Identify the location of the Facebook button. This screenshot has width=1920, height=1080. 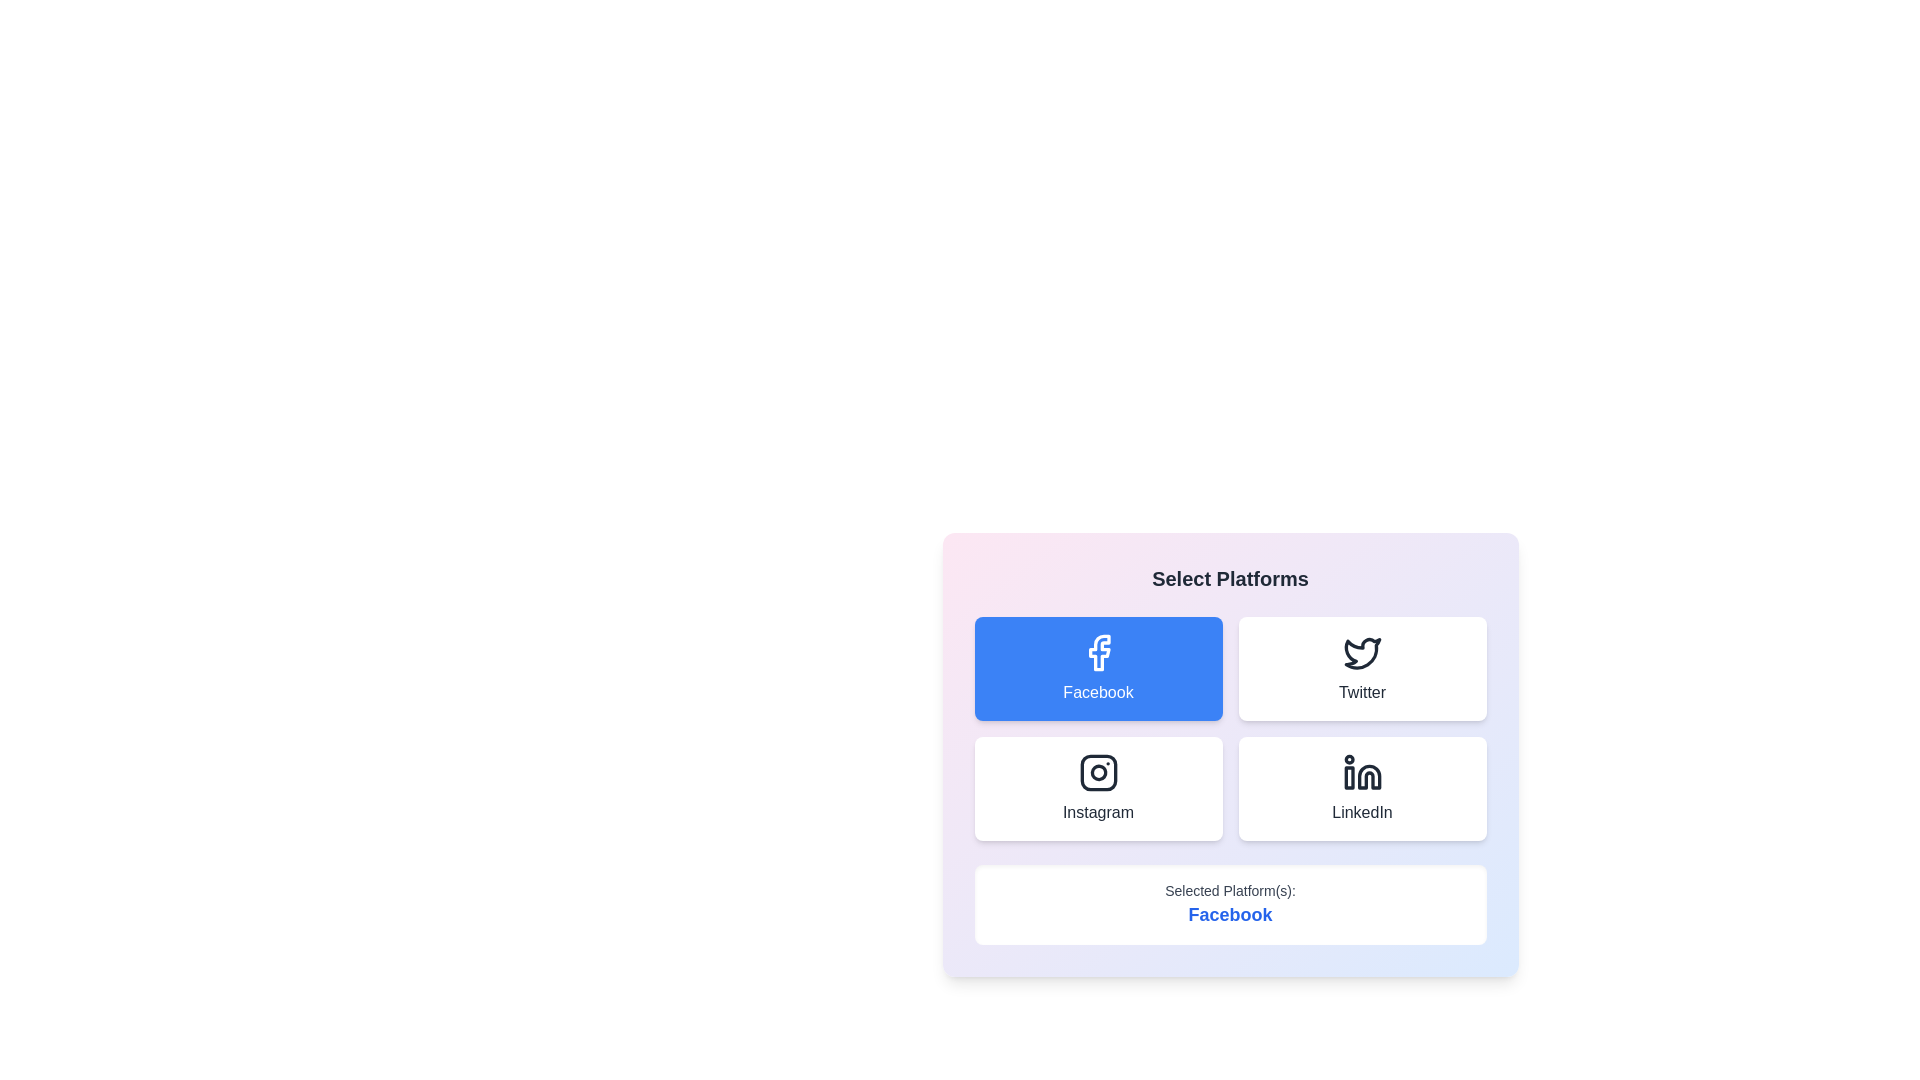
(1097, 668).